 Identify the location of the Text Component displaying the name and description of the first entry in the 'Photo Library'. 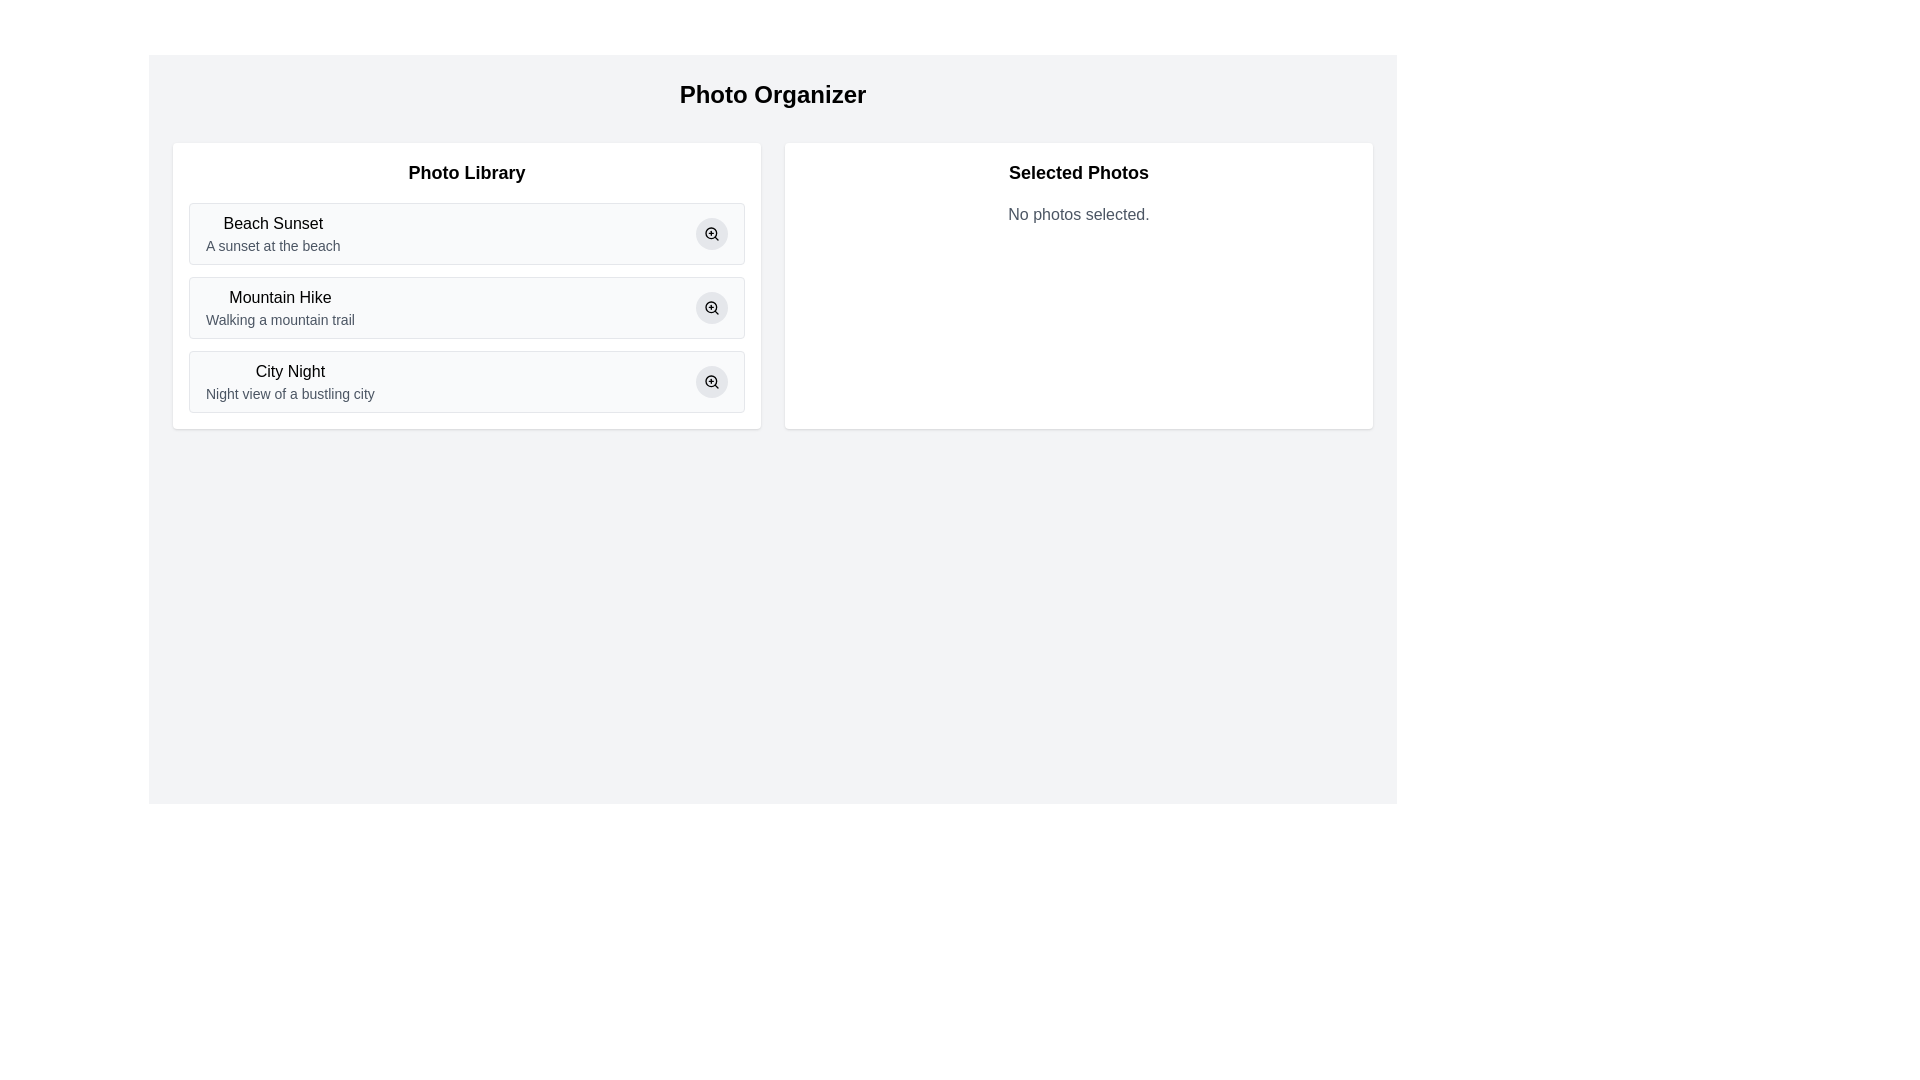
(272, 233).